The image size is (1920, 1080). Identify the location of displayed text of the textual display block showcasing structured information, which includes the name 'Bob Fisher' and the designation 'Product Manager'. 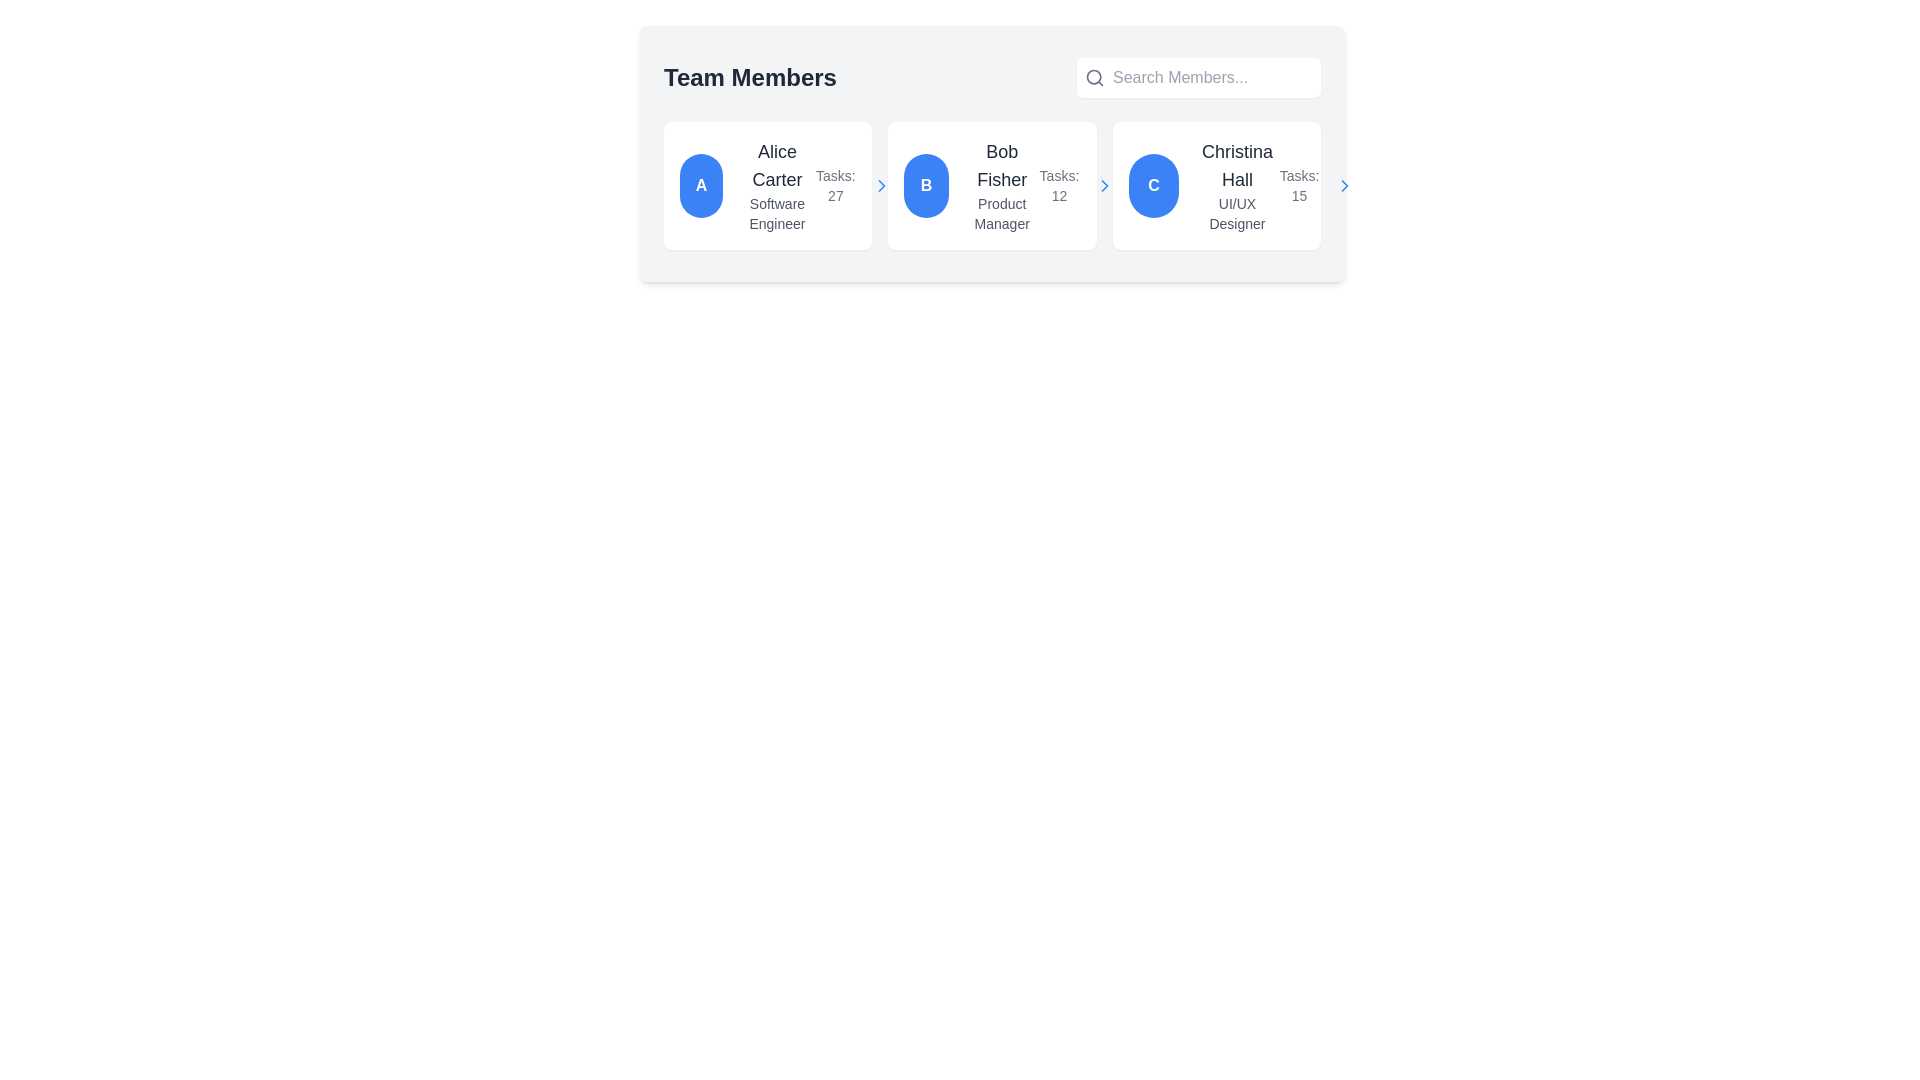
(1002, 185).